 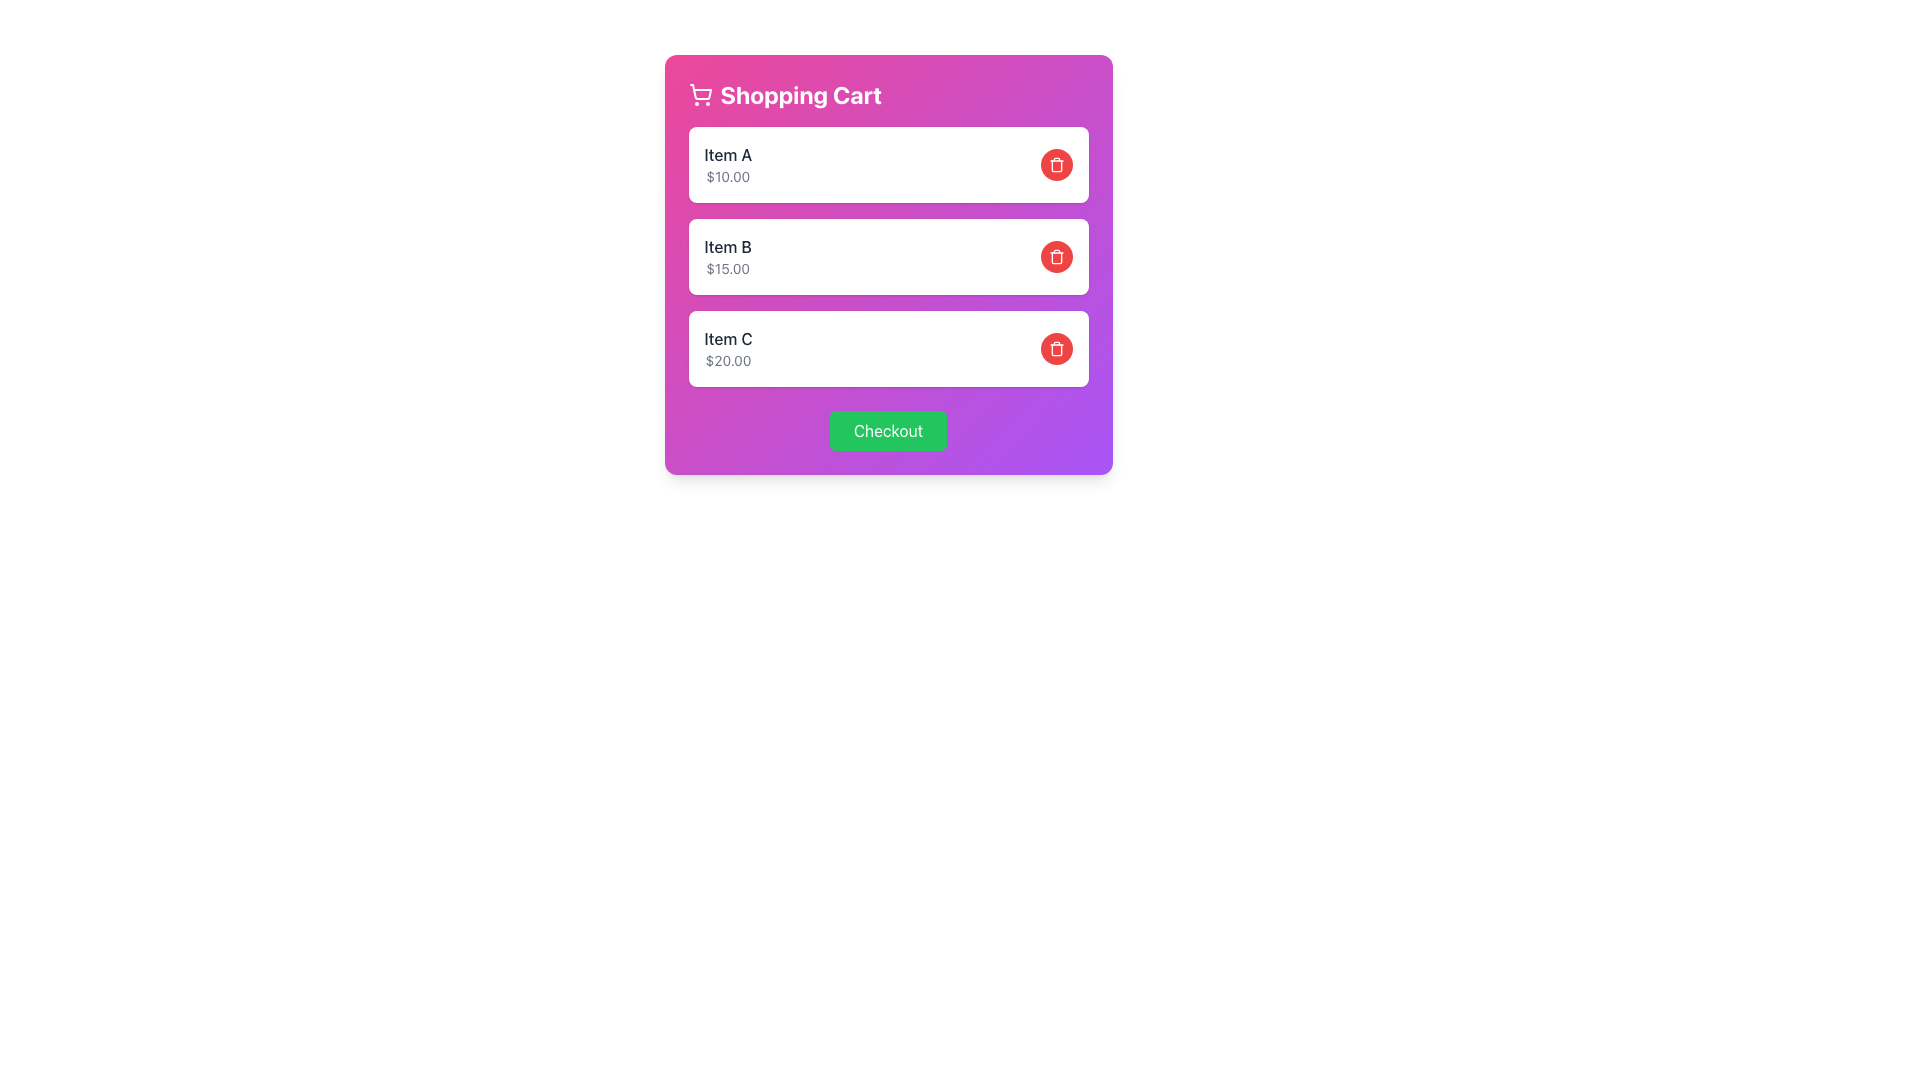 I want to click on the checkout button located at the bottom-center of the shopping cart interface to proceed to checkout, so click(x=887, y=430).